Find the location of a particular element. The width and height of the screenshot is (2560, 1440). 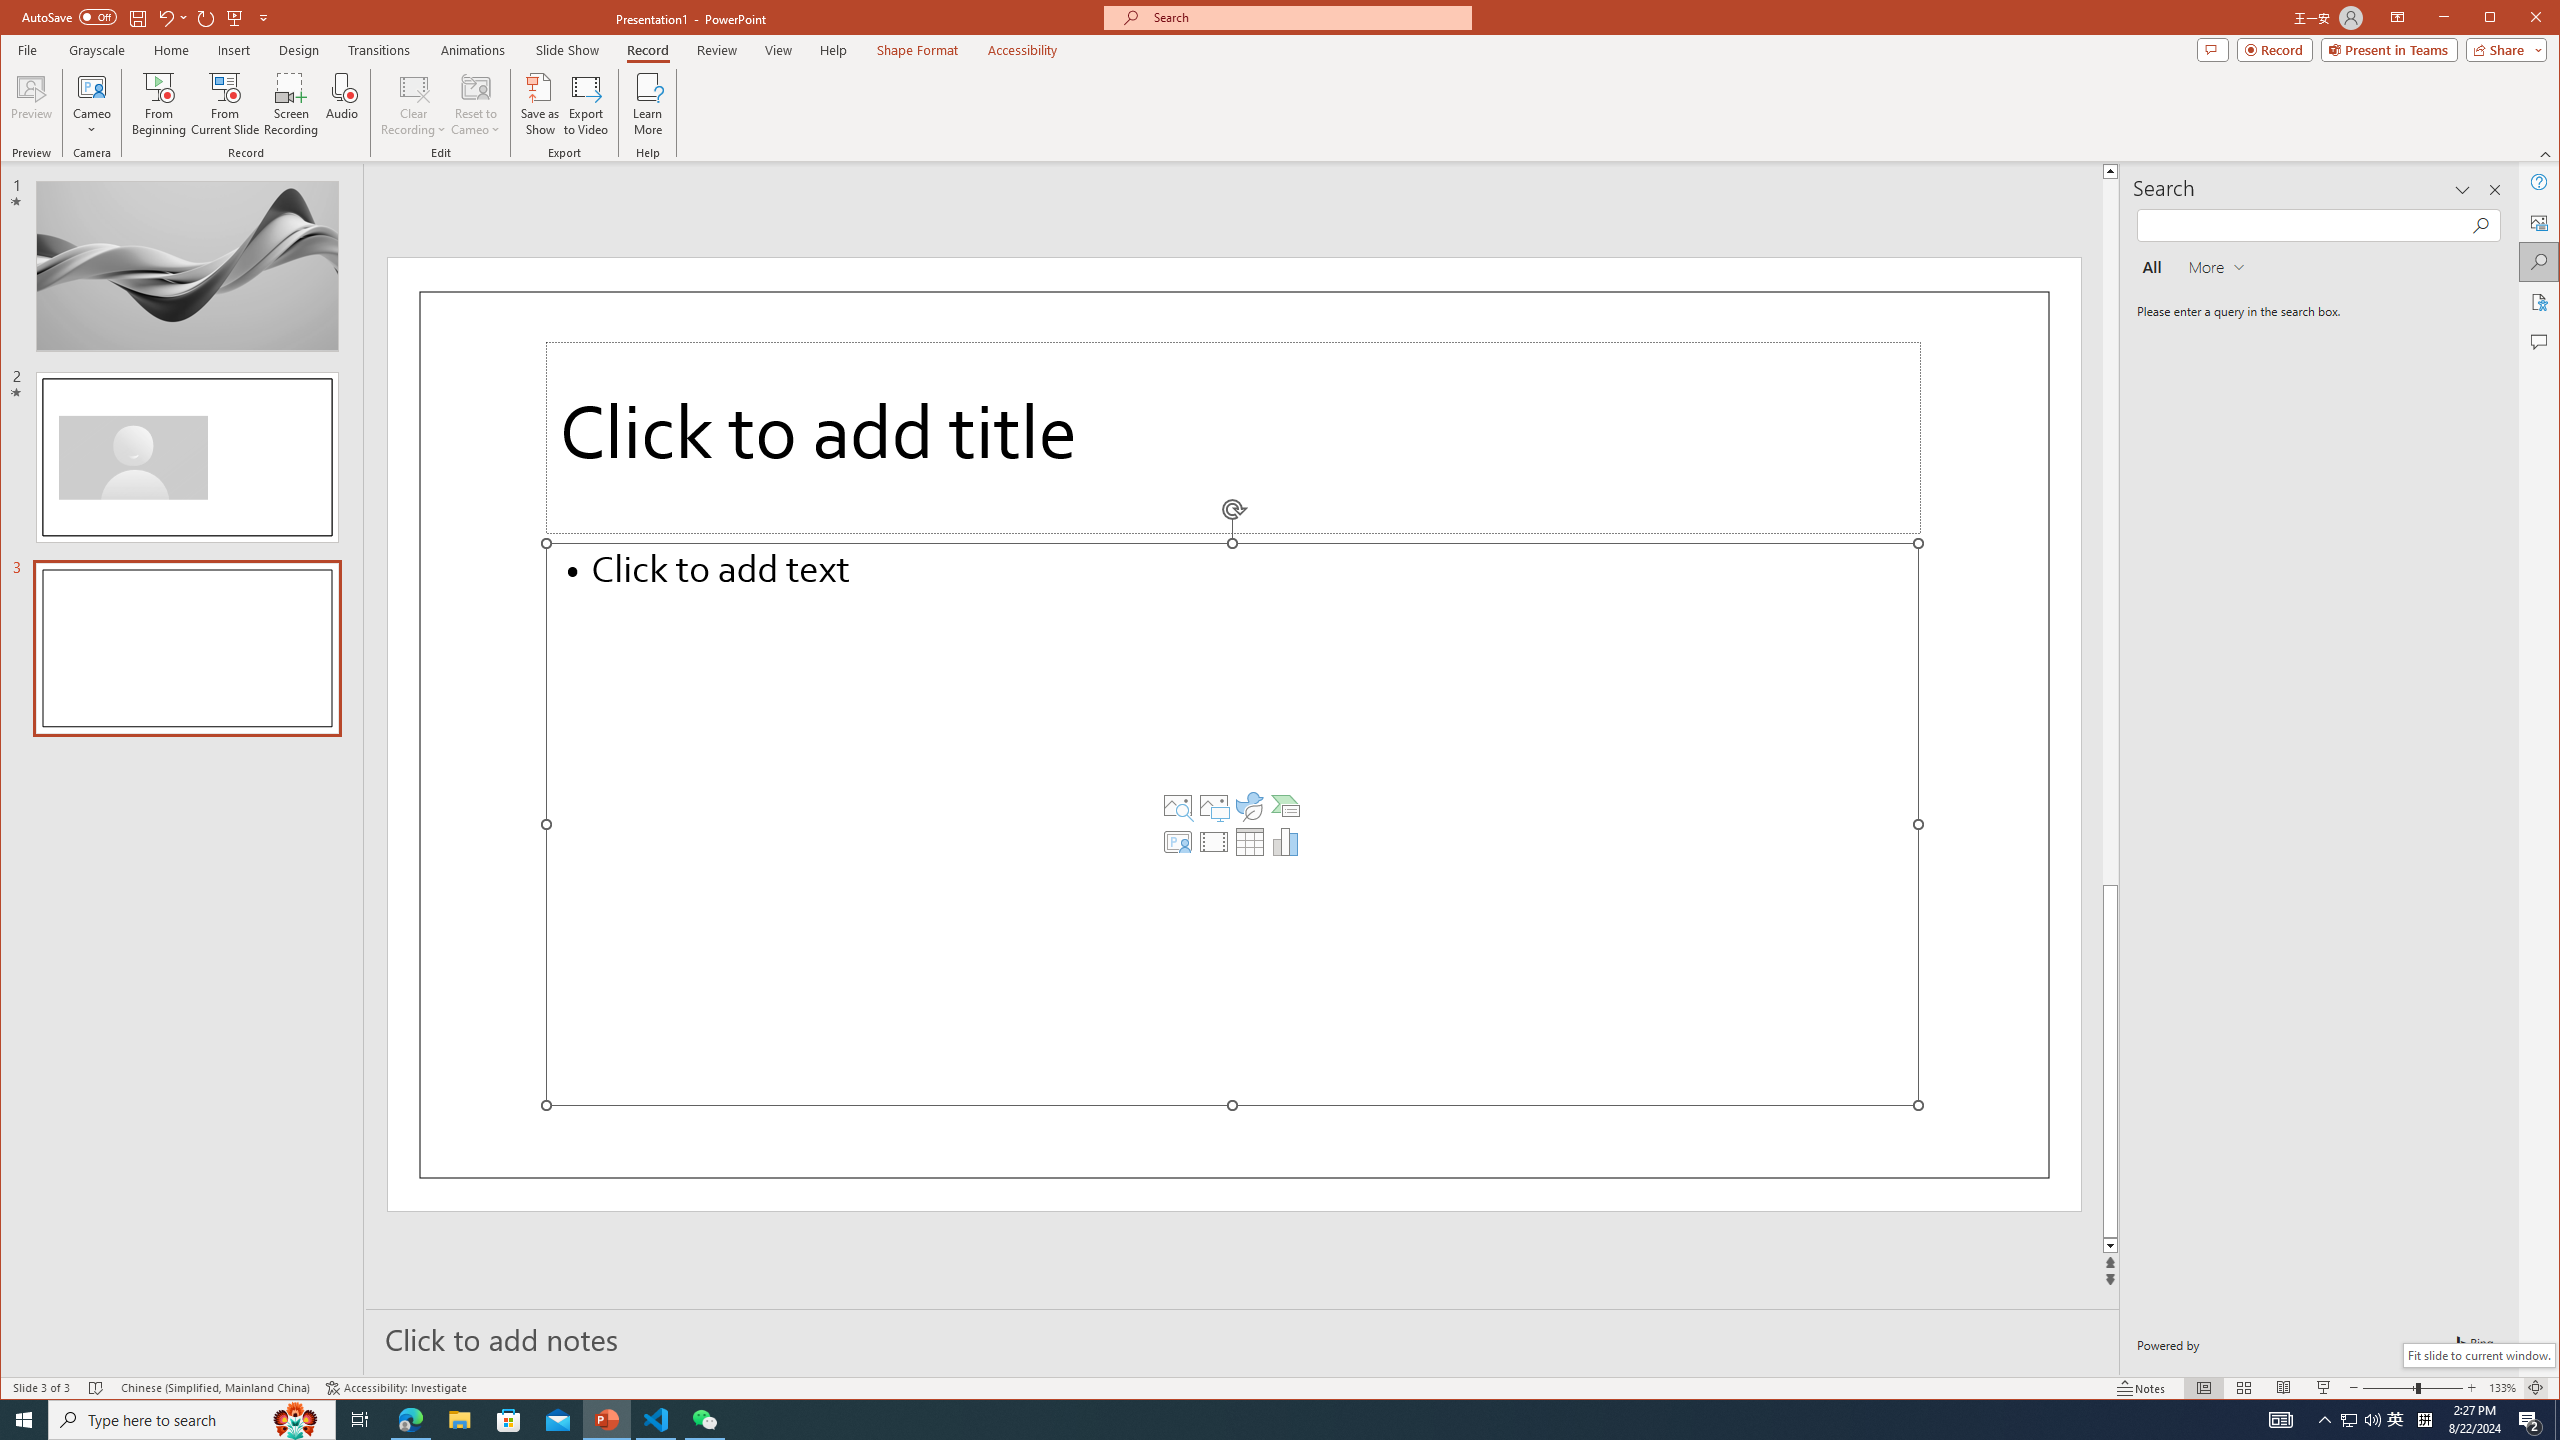

'WeChat - 1 running window' is located at coordinates (705, 1418).